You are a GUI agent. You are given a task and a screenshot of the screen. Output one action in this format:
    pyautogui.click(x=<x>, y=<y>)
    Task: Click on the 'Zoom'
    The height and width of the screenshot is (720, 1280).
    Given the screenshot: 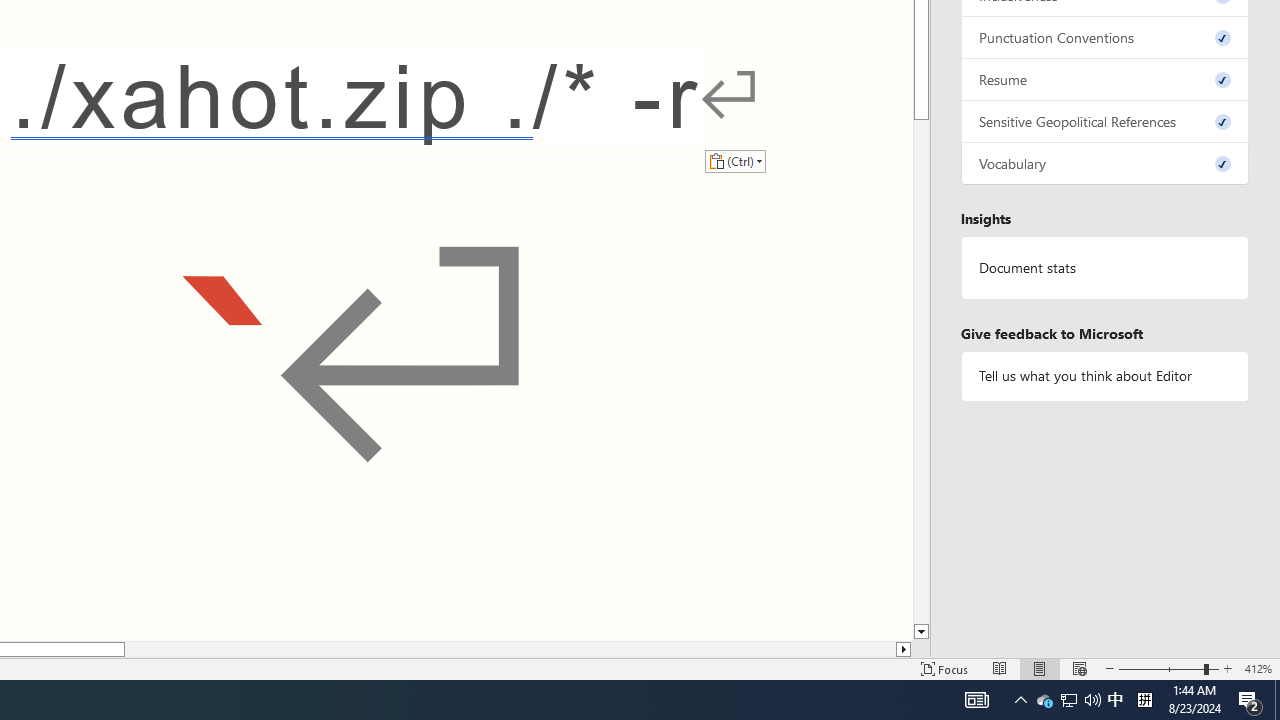 What is the action you would take?
    pyautogui.click(x=1168, y=669)
    